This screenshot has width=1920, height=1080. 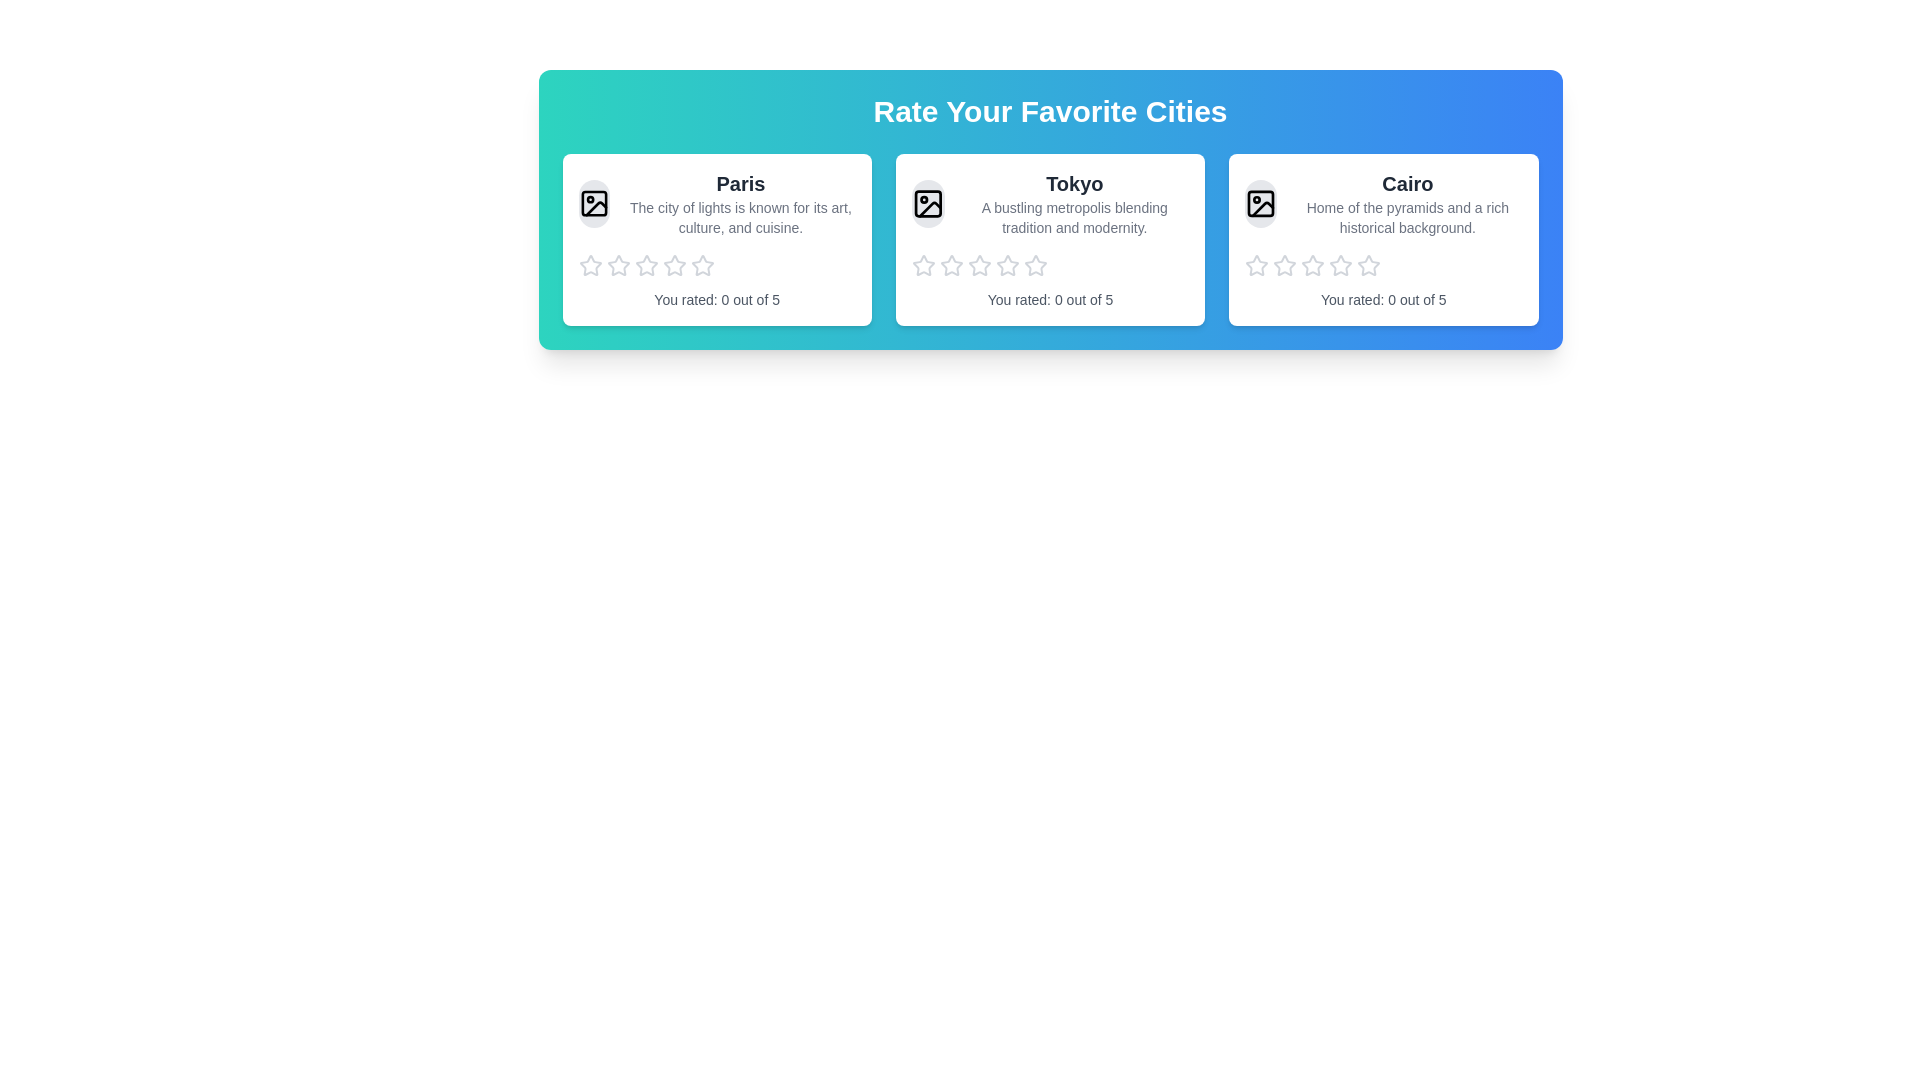 What do you see at coordinates (1260, 204) in the screenshot?
I see `the illustrative icon or placeholder image located at the top-left of the Cairo card, which is positioned directly to the left of the text 'Cairo'` at bounding box center [1260, 204].